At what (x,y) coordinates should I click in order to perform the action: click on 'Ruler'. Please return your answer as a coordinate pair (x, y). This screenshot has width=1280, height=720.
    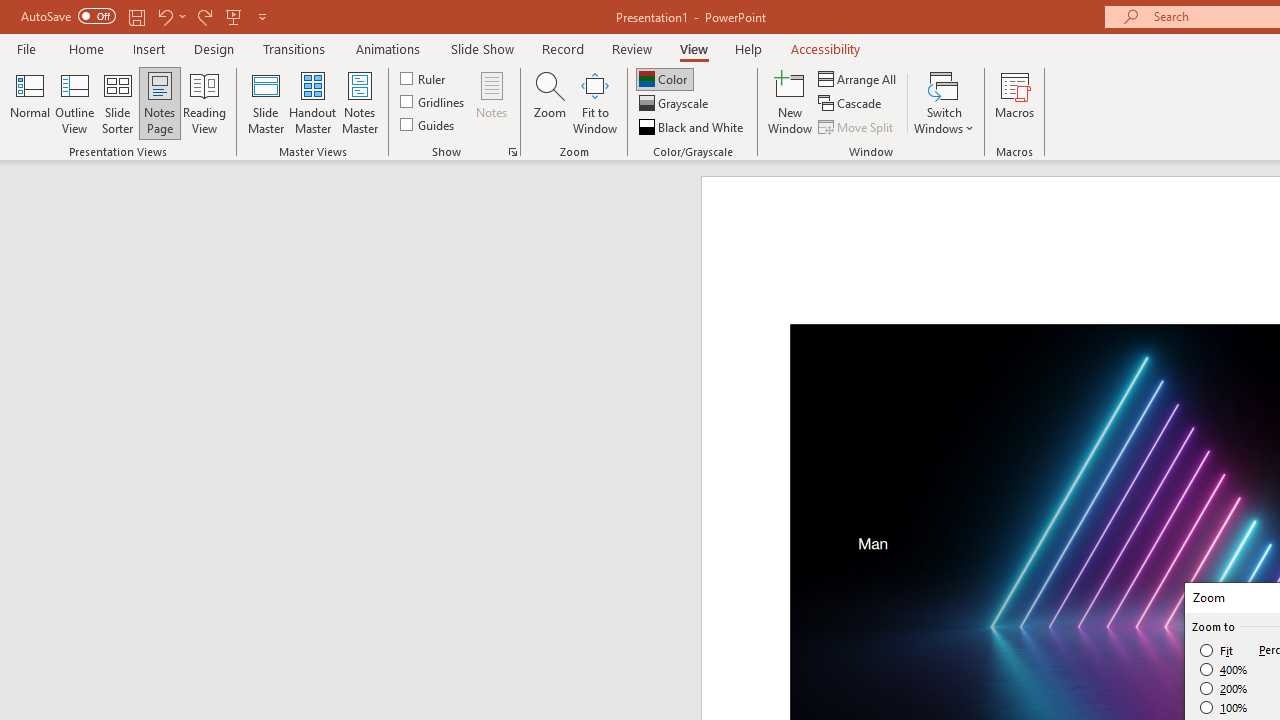
    Looking at the image, I should click on (423, 77).